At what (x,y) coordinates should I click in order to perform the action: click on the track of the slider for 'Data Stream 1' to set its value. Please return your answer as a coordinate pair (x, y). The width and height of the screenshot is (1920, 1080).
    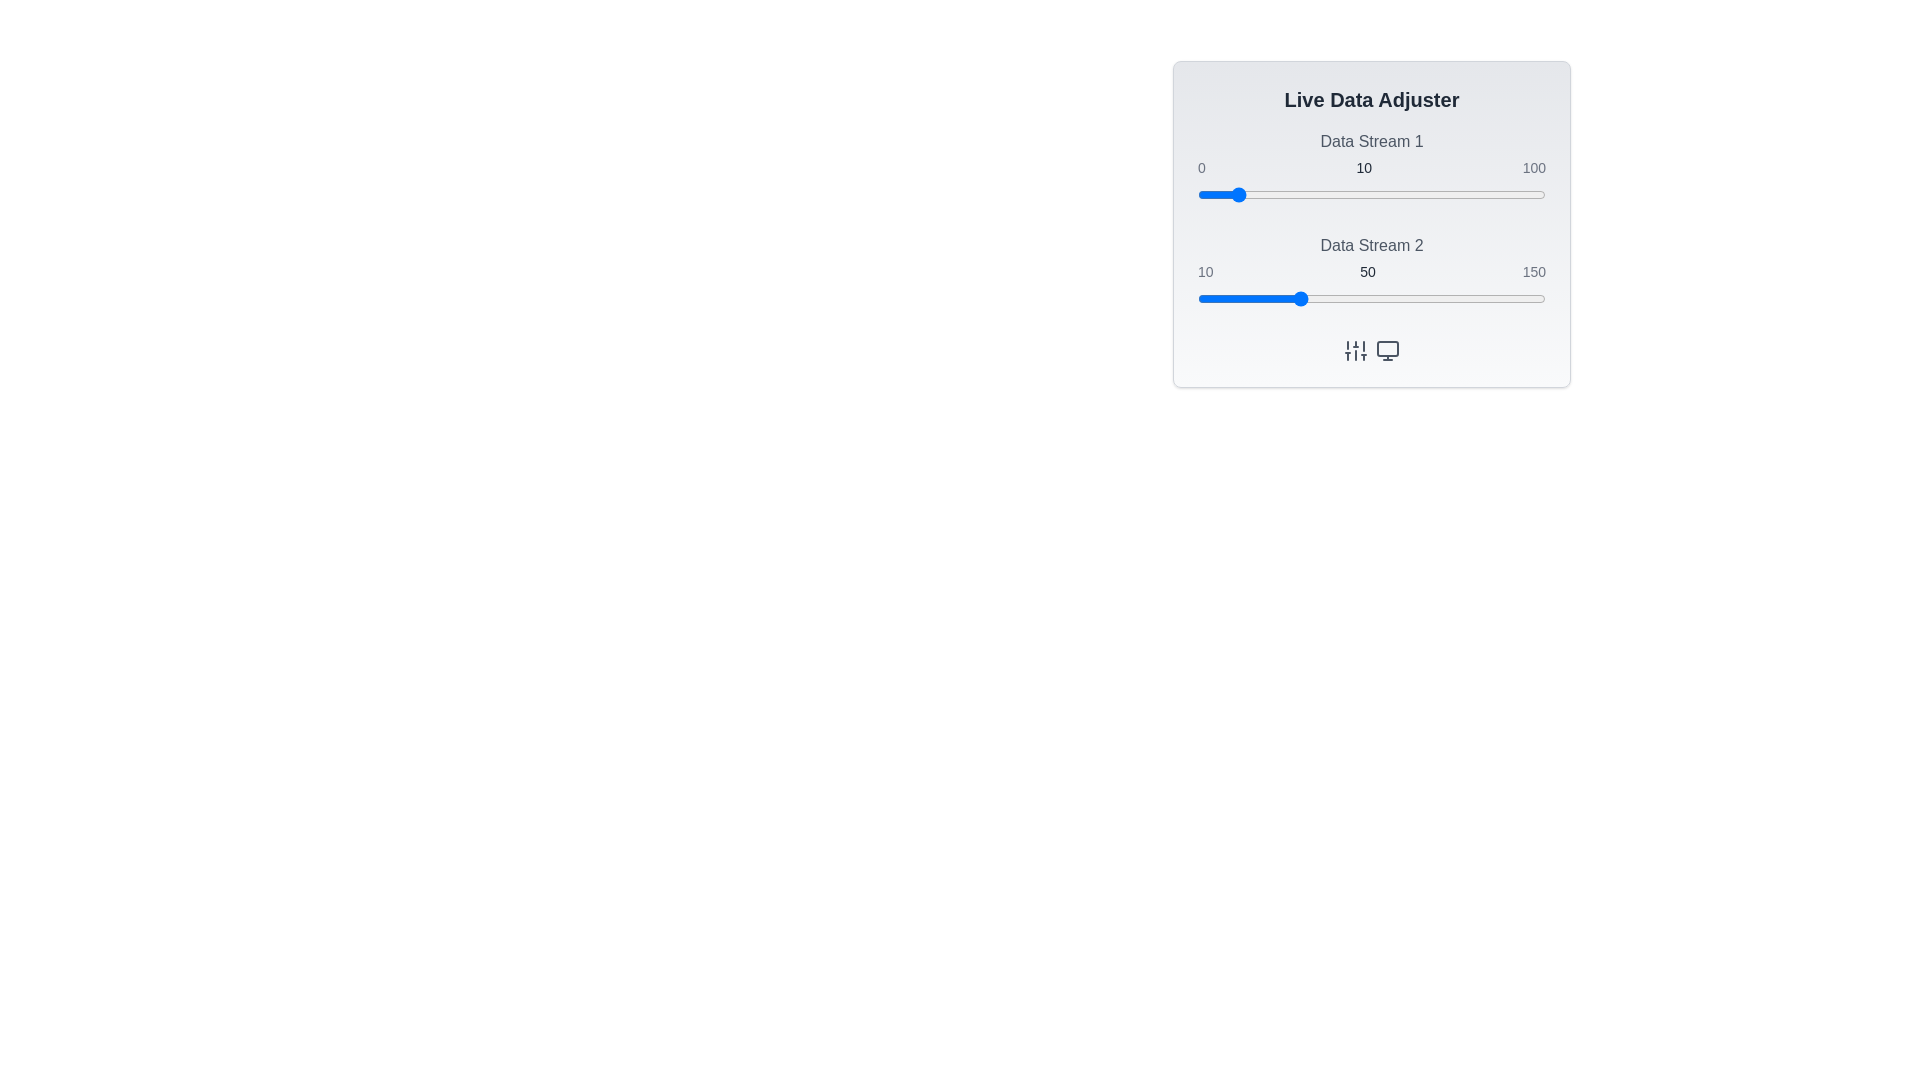
    Looking at the image, I should click on (1371, 195).